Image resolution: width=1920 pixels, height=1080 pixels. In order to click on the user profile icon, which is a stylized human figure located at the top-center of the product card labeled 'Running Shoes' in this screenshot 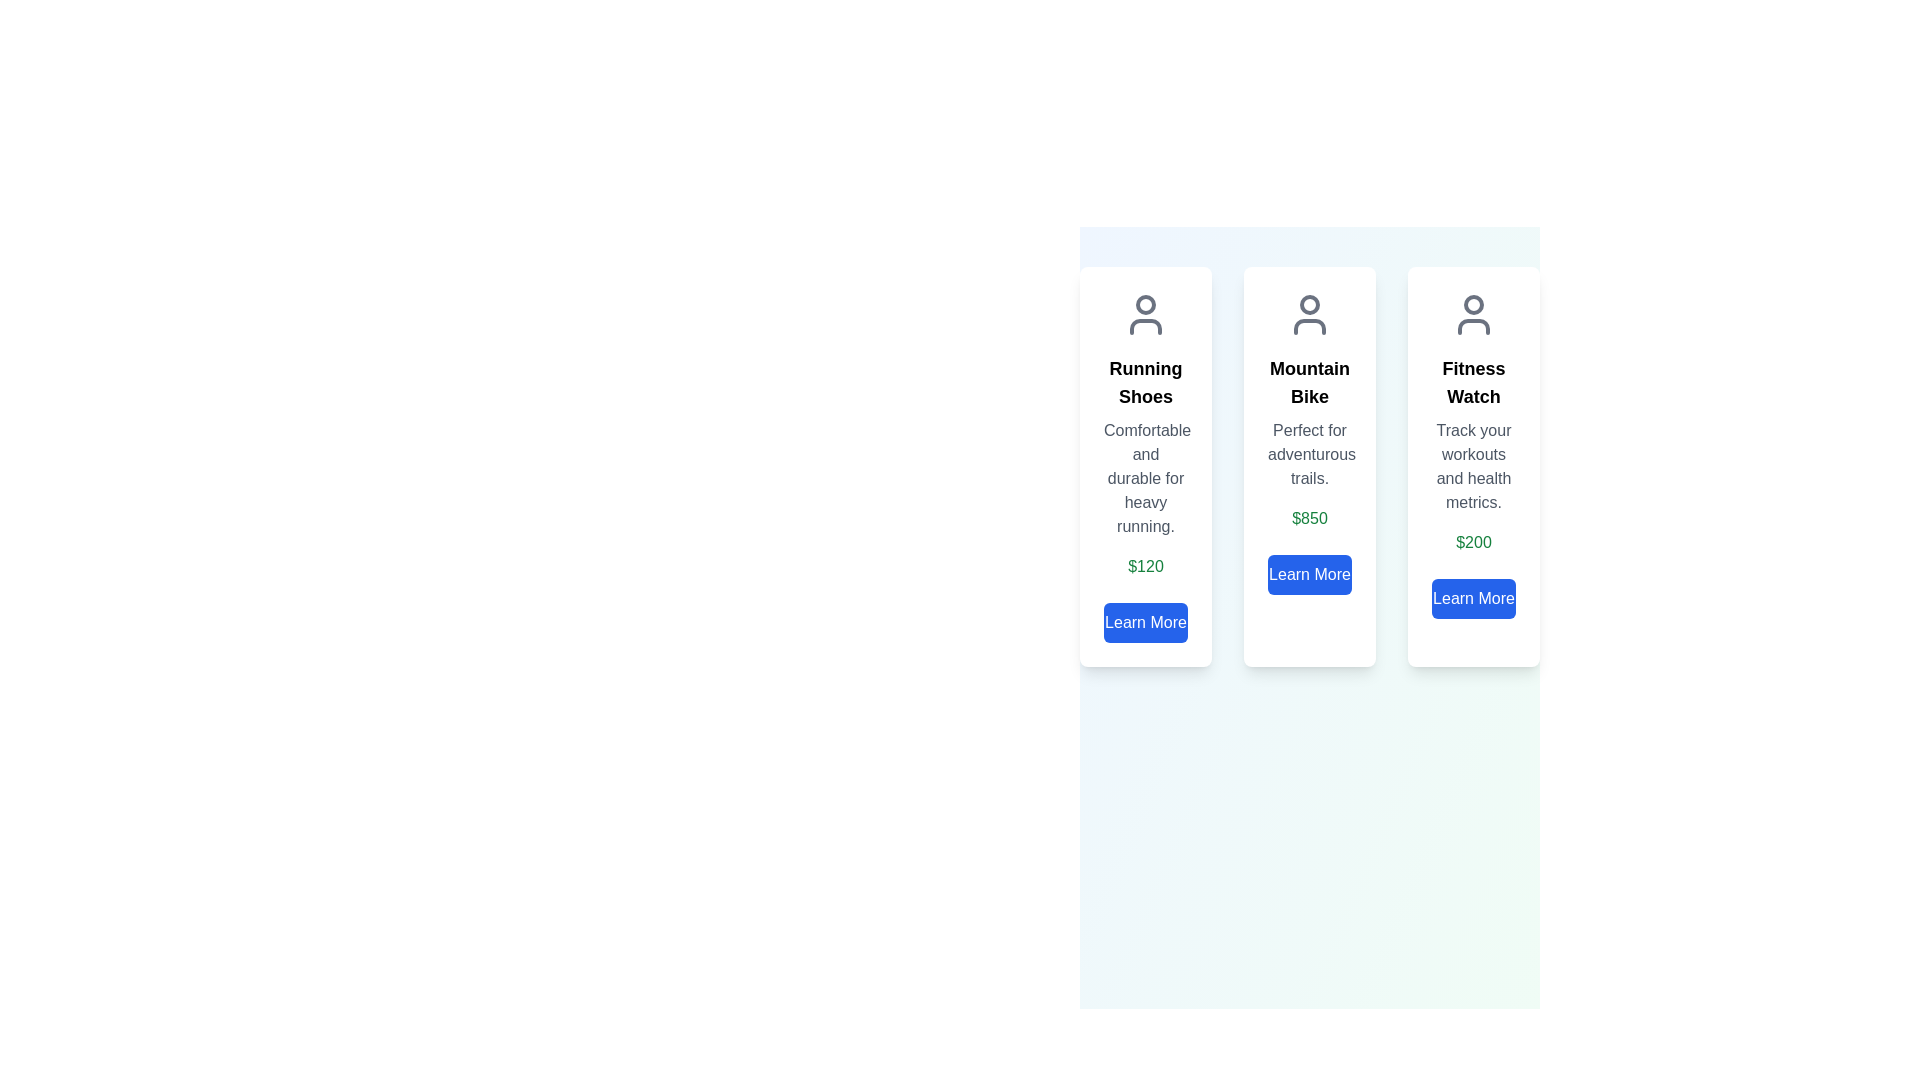, I will do `click(1146, 315)`.